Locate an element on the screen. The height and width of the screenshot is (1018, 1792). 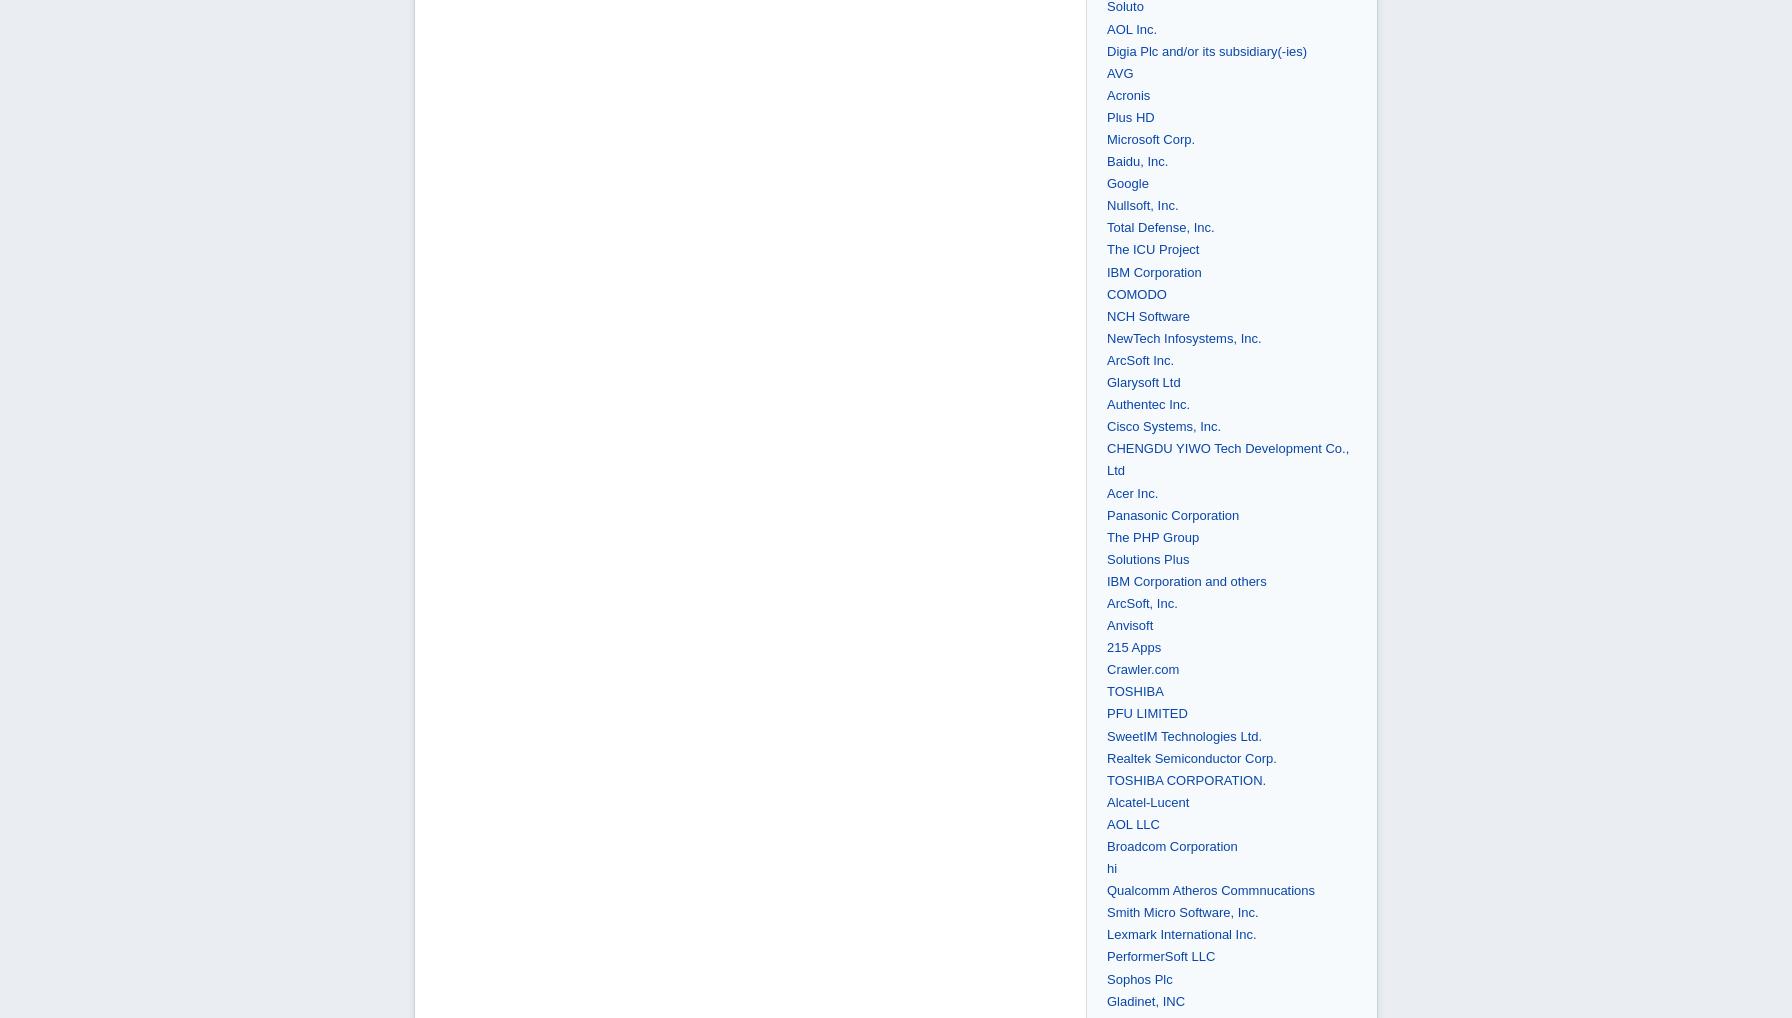
'Gladinet, INC' is located at coordinates (1145, 1000).